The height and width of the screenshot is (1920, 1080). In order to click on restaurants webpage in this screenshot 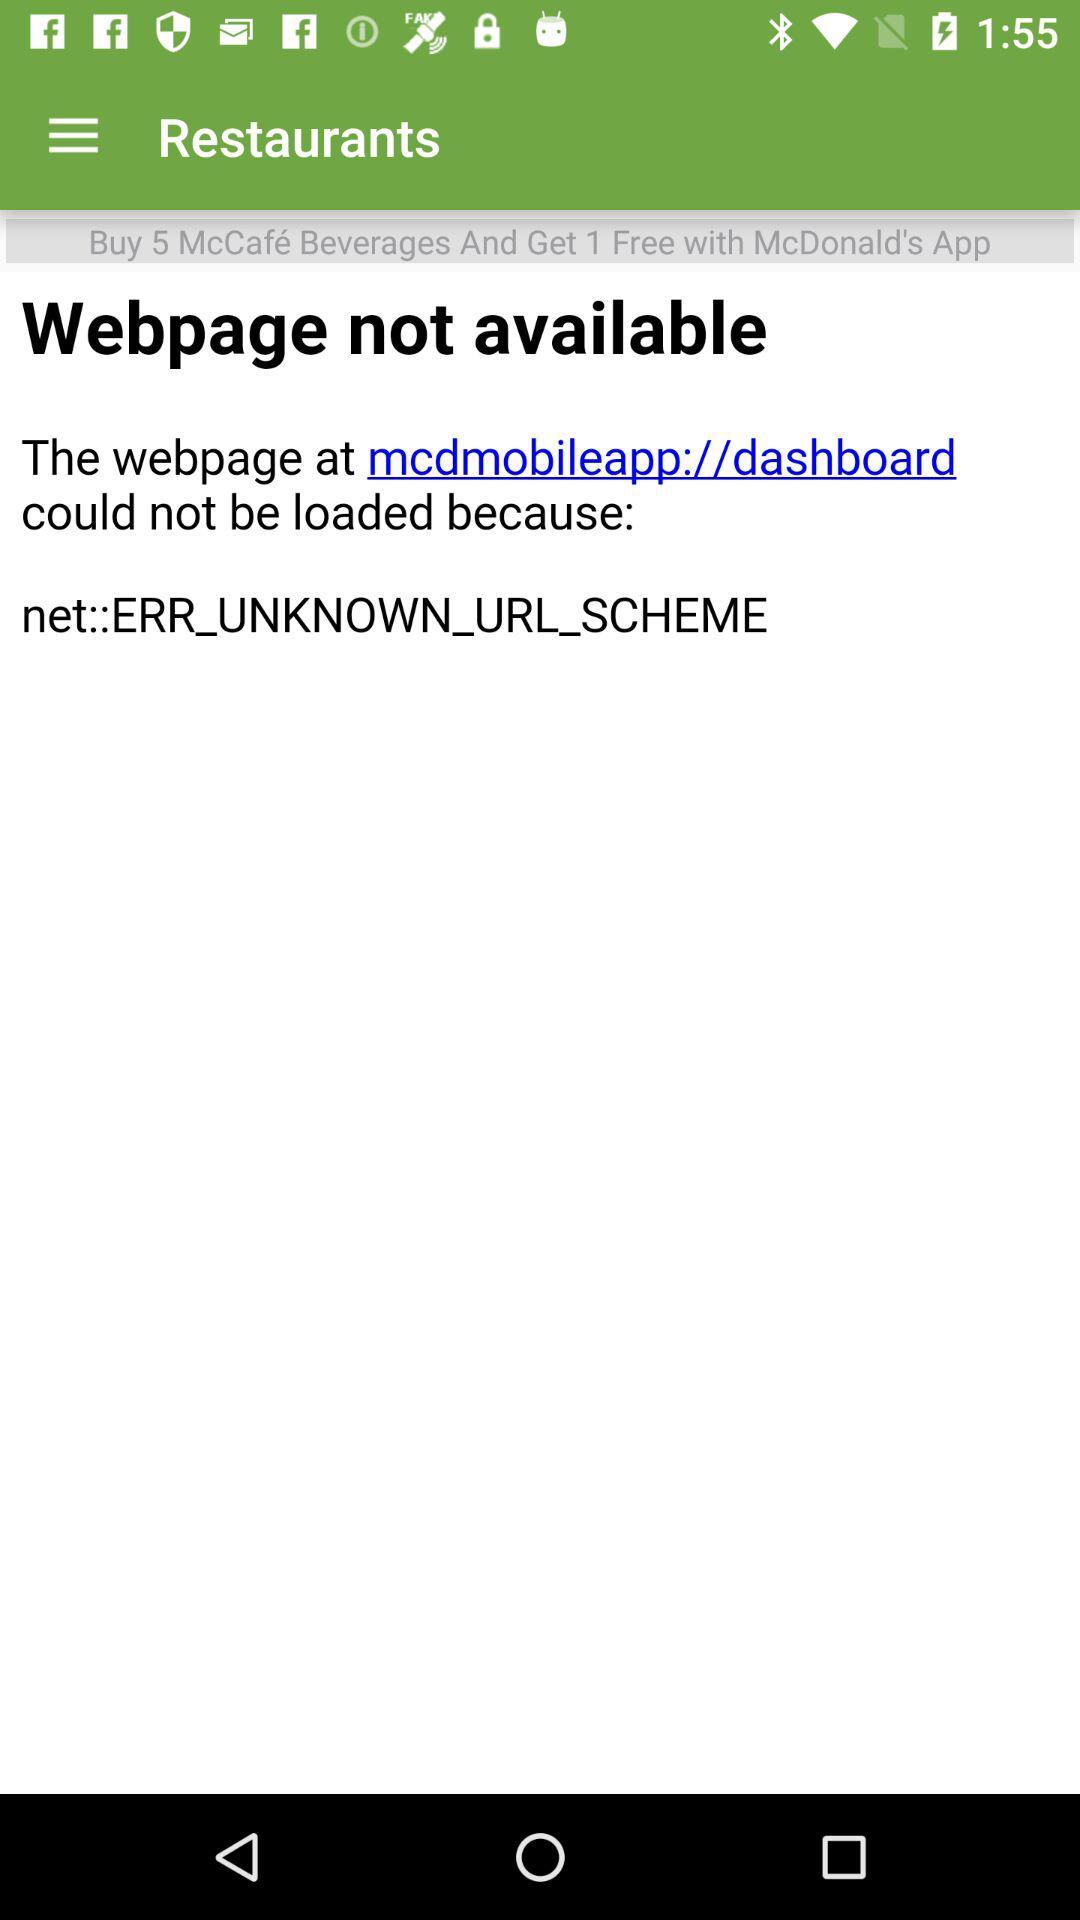, I will do `click(540, 1033)`.